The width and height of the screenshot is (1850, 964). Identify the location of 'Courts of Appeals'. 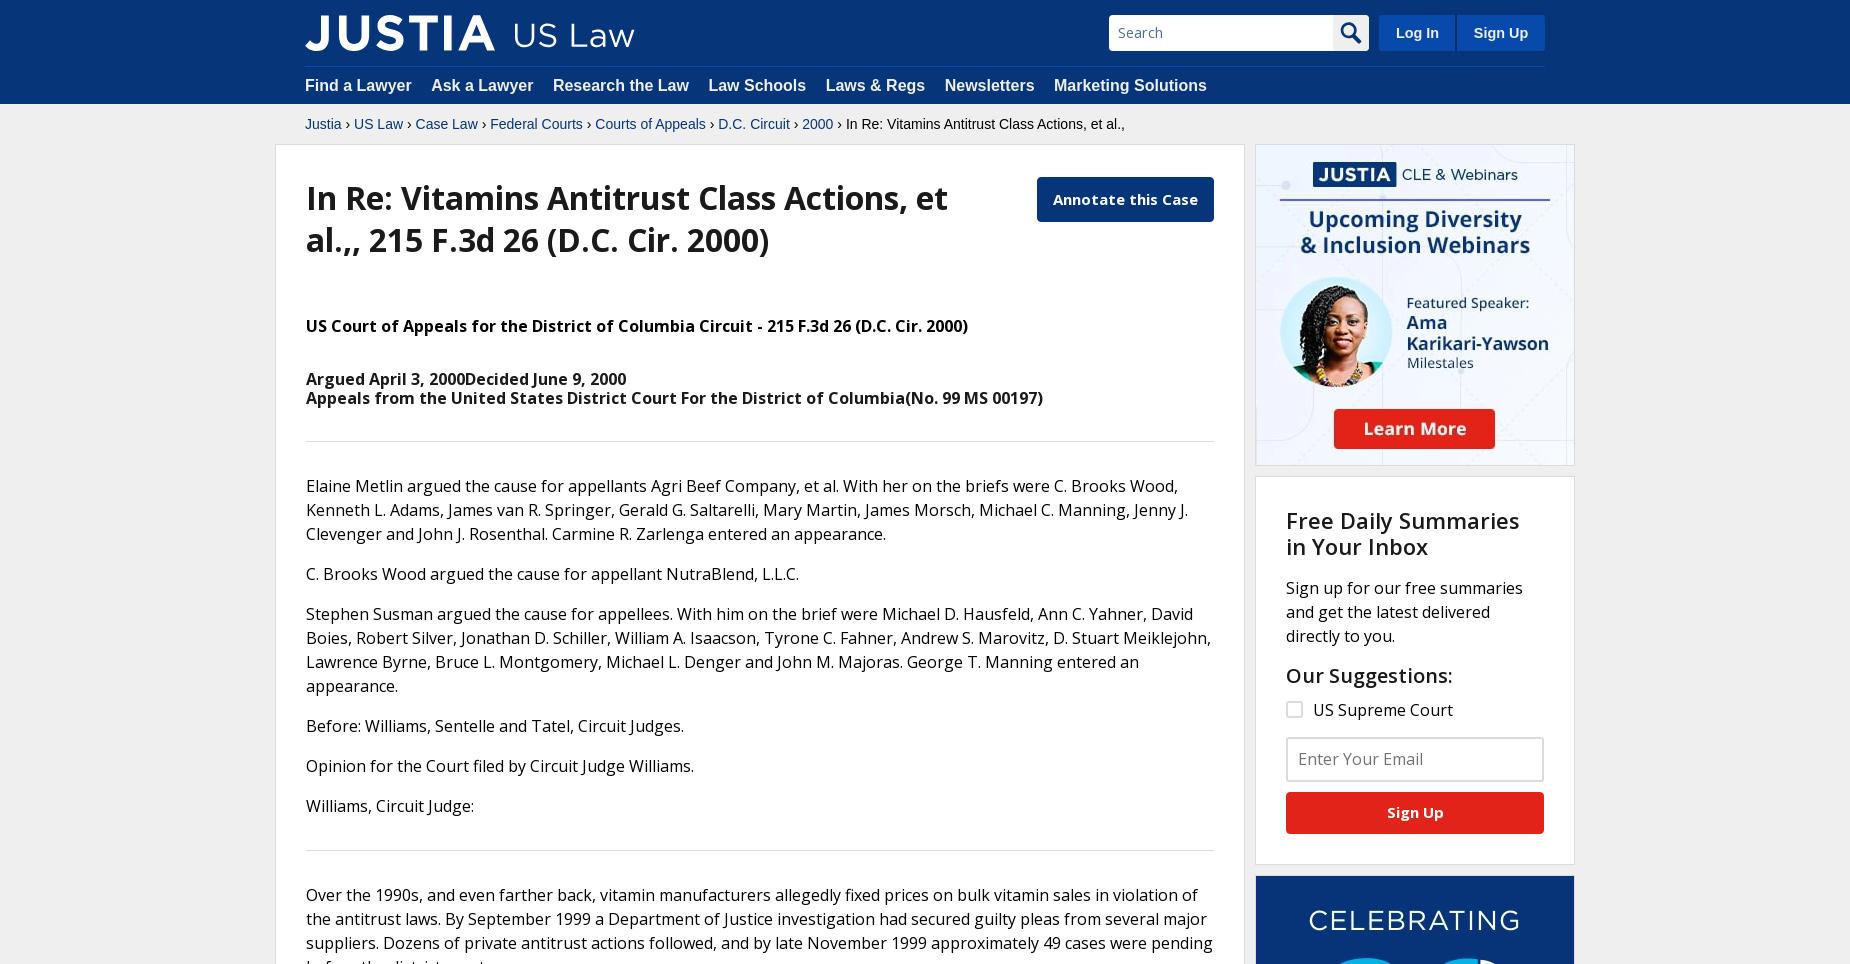
(594, 123).